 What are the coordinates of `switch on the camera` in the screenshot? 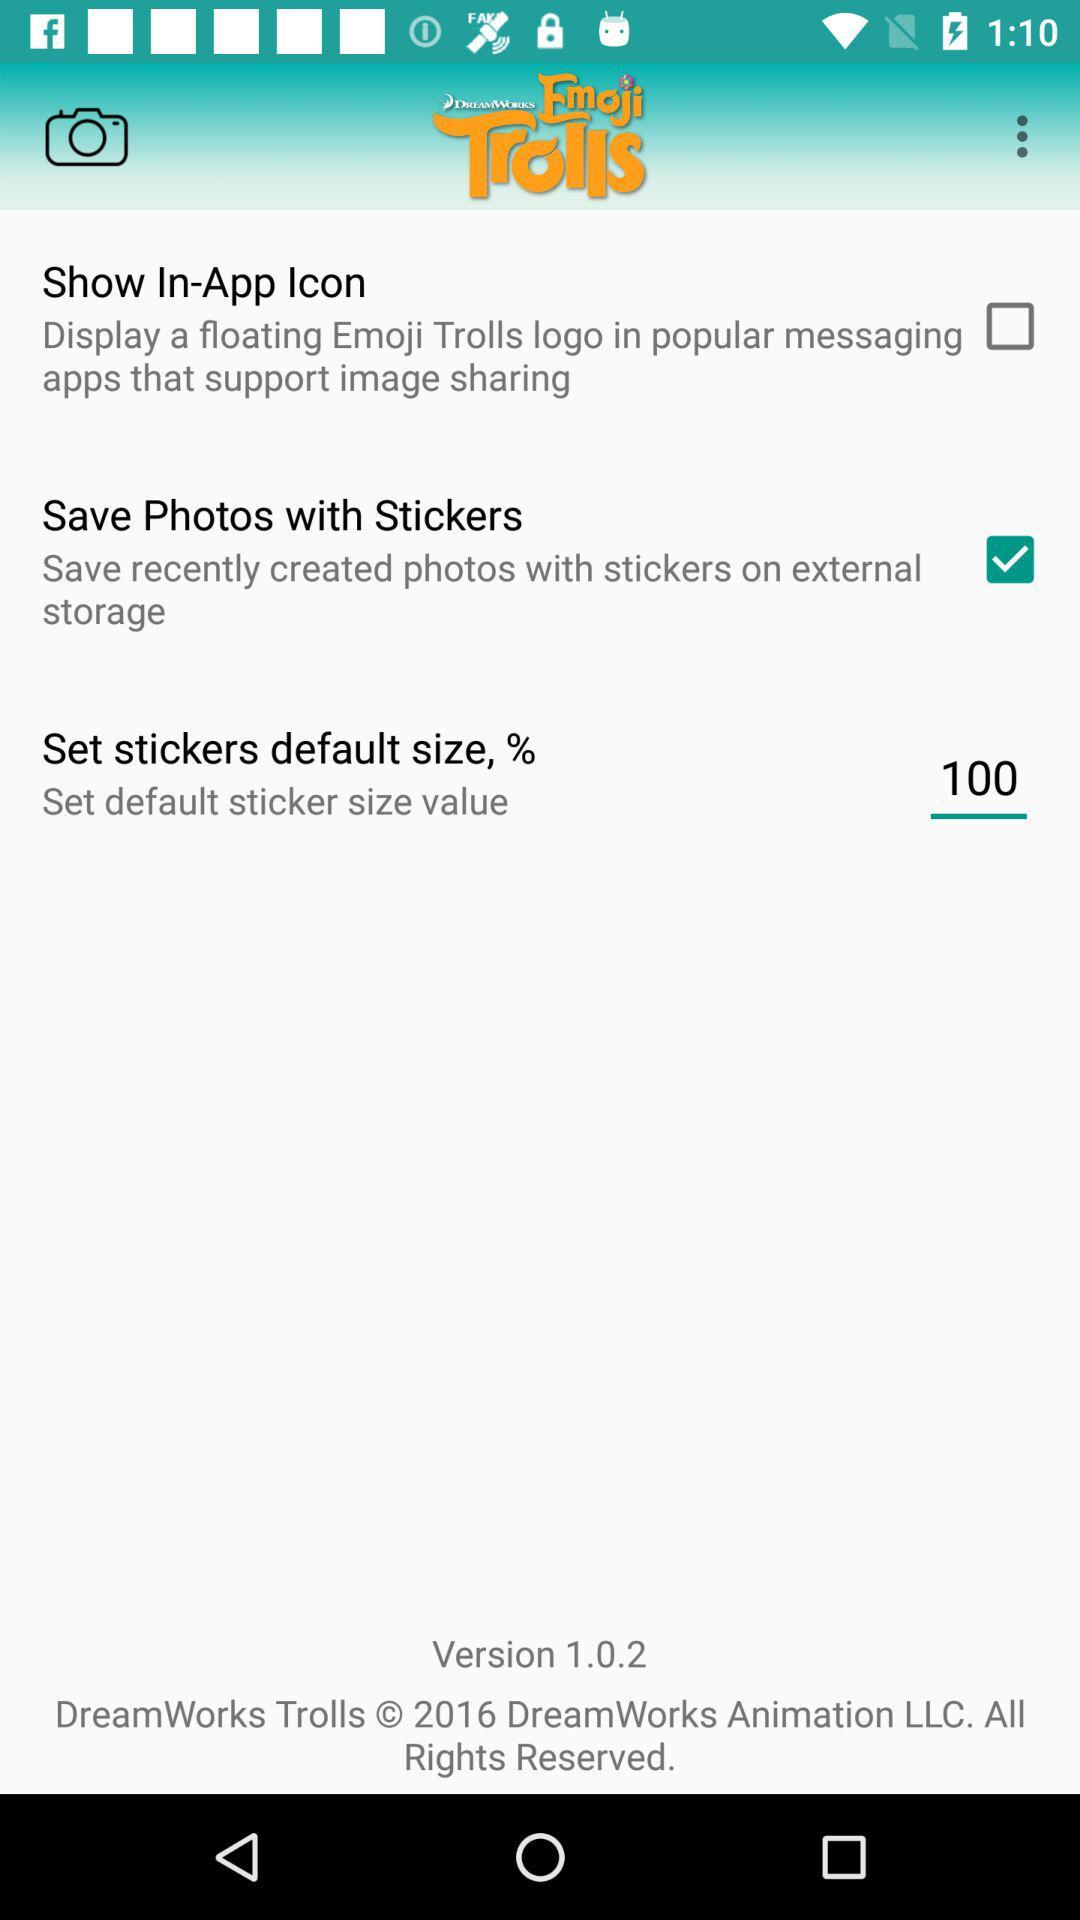 It's located at (85, 135).